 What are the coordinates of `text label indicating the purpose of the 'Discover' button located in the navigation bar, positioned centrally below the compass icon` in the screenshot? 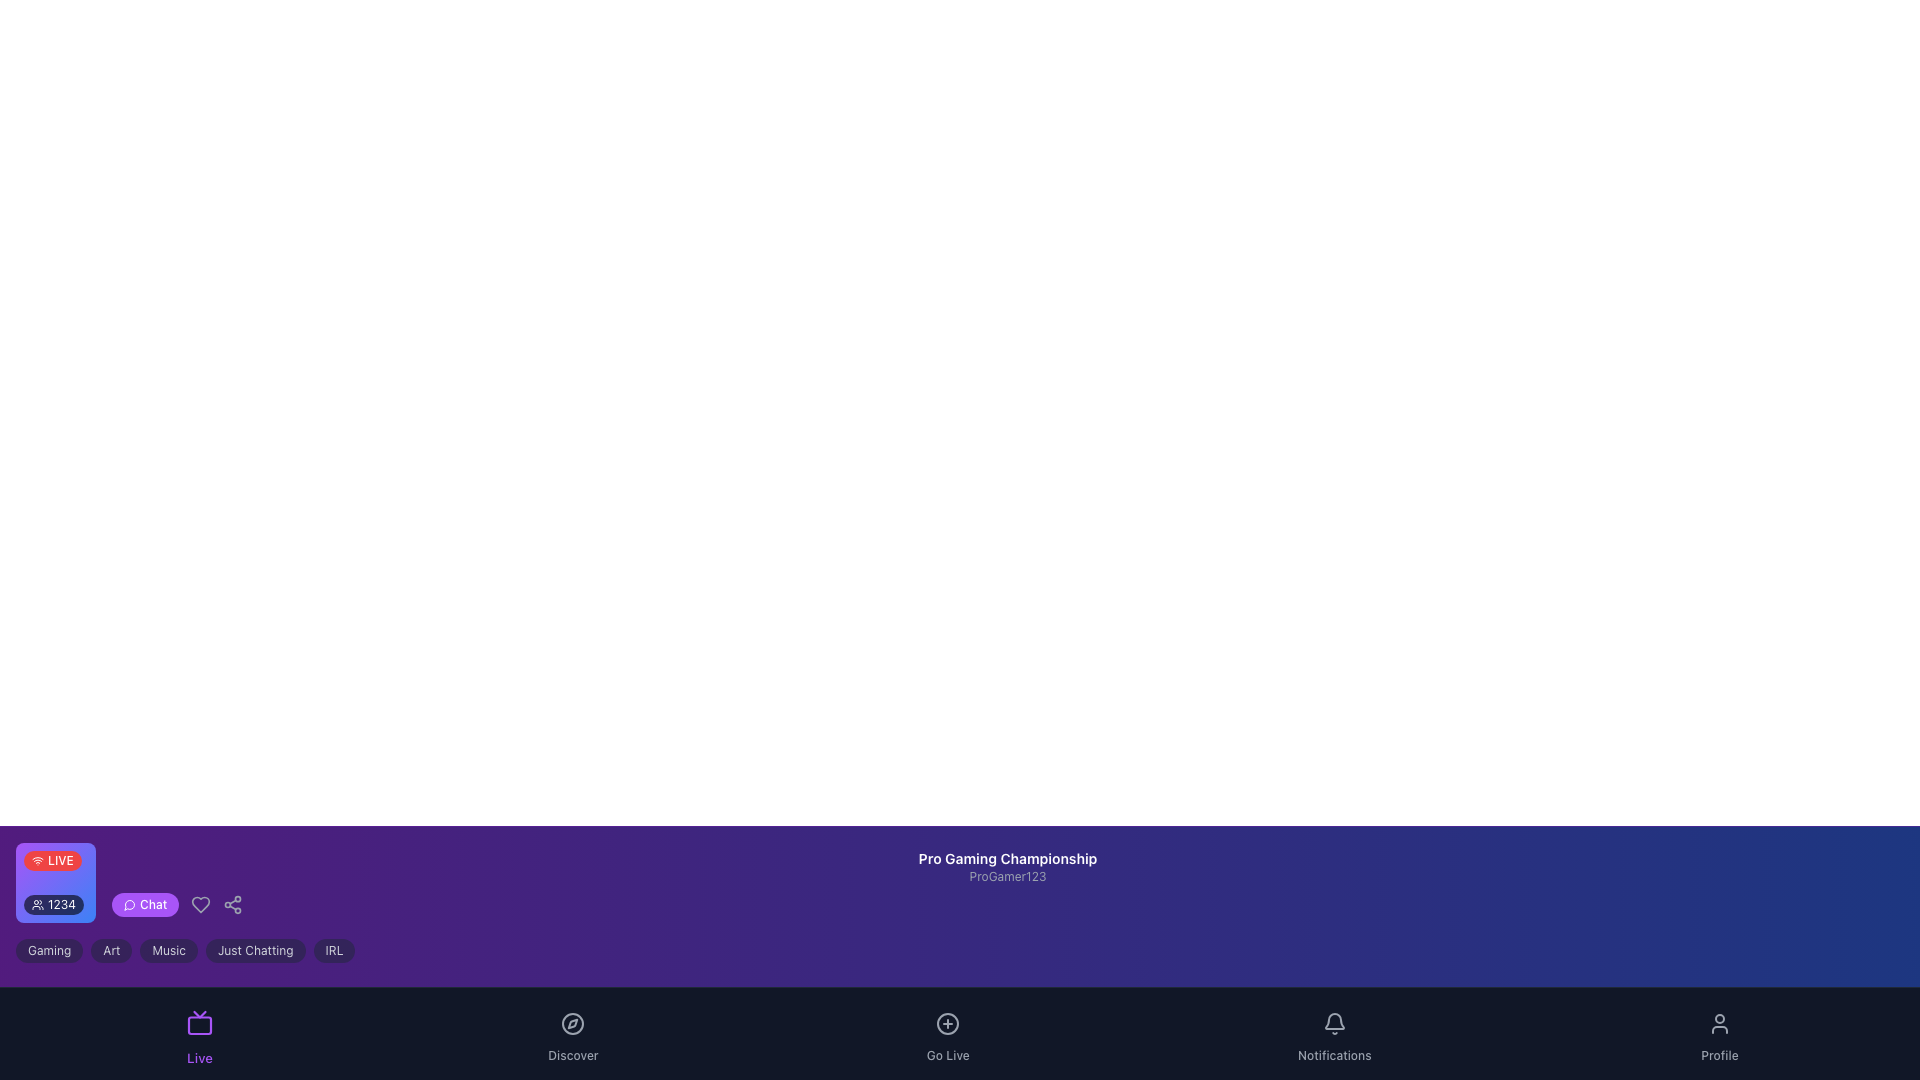 It's located at (572, 1055).